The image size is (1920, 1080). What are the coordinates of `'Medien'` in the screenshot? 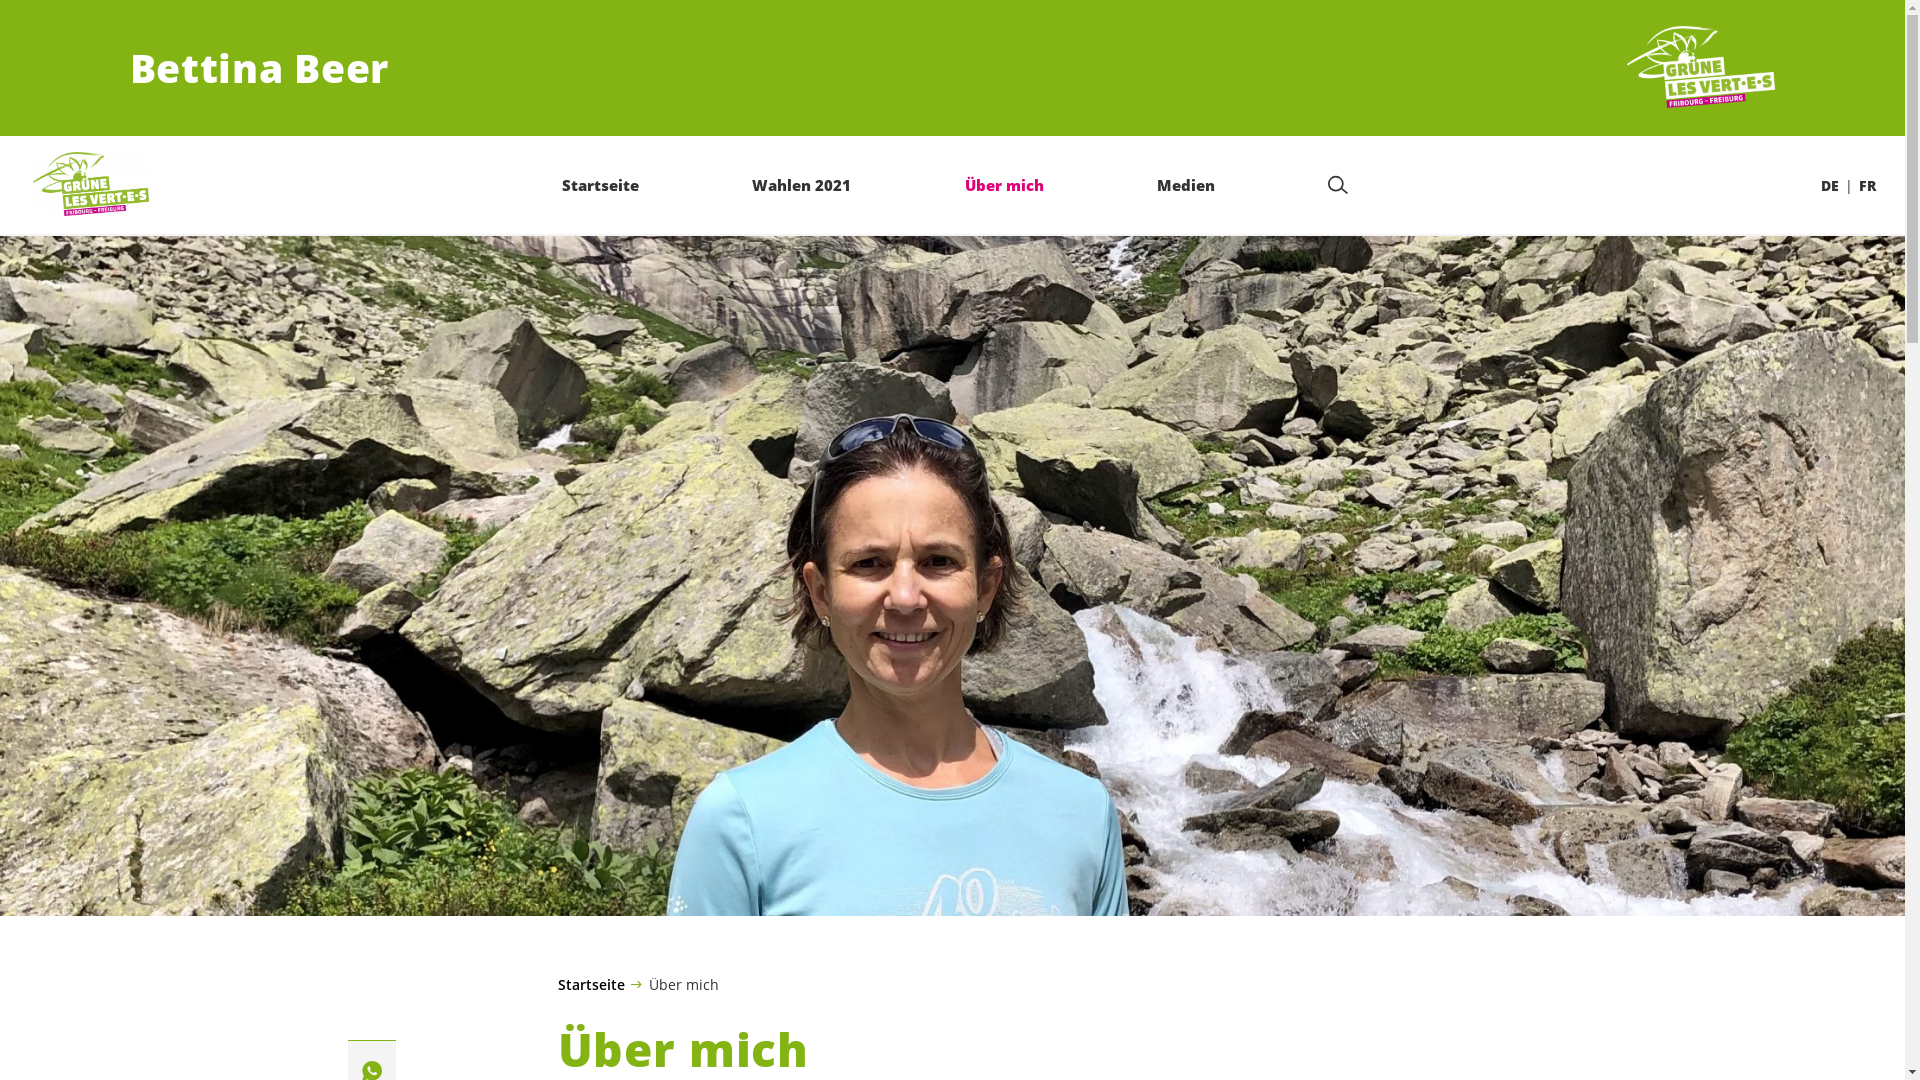 It's located at (1185, 184).